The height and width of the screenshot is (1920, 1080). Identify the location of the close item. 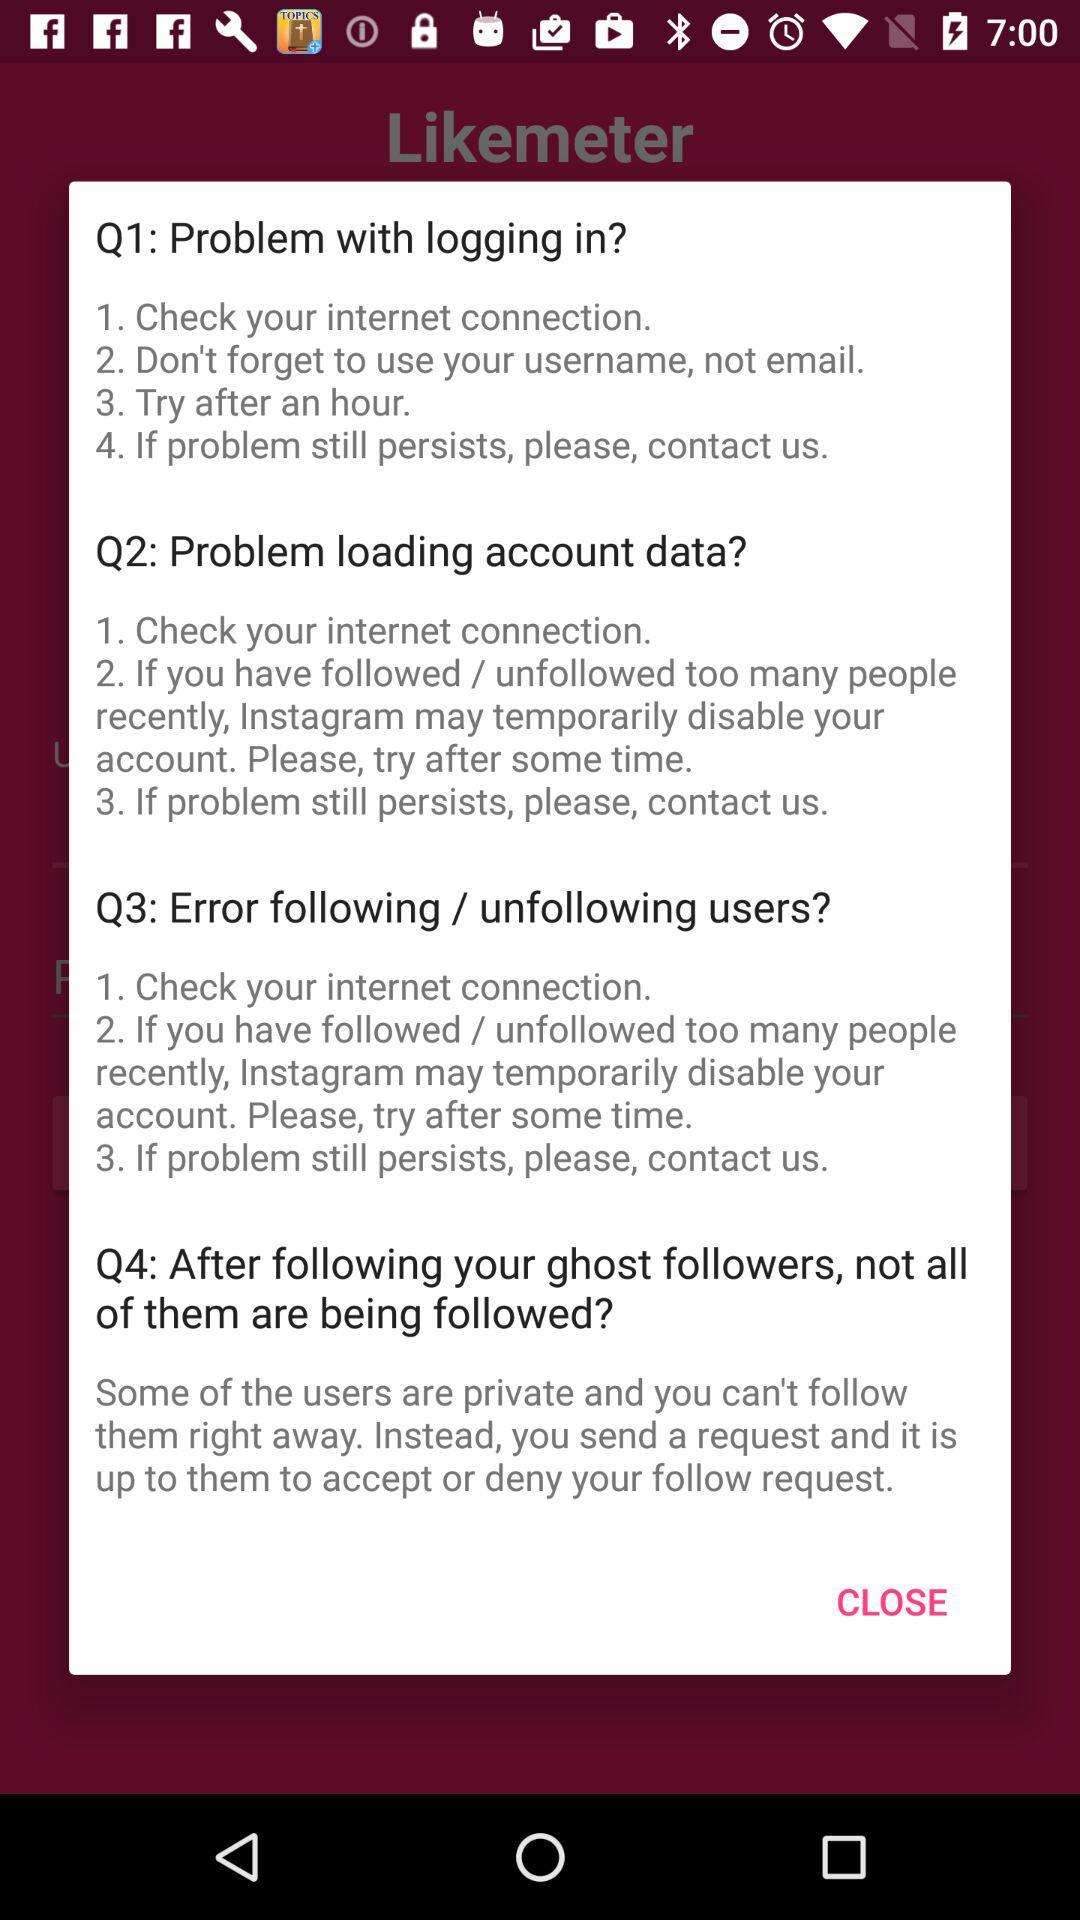
(891, 1601).